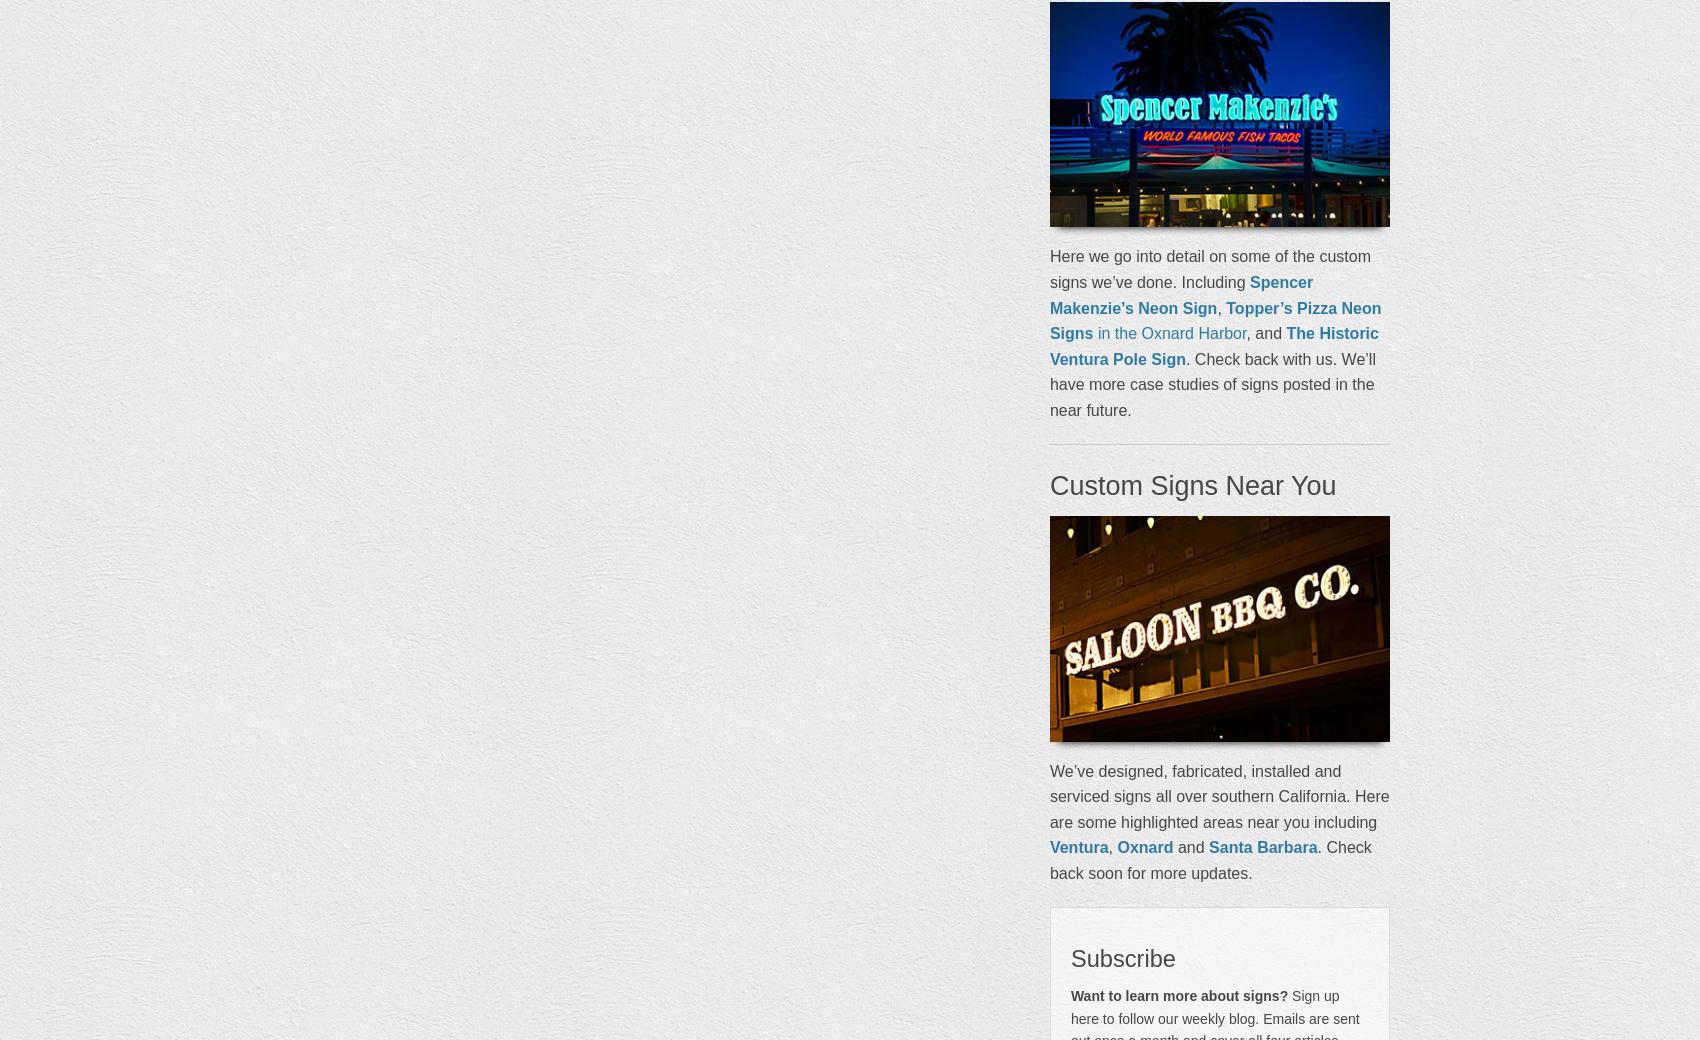  Describe the element at coordinates (1169, 332) in the screenshot. I see `'in the Oxnard Harbor'` at that location.